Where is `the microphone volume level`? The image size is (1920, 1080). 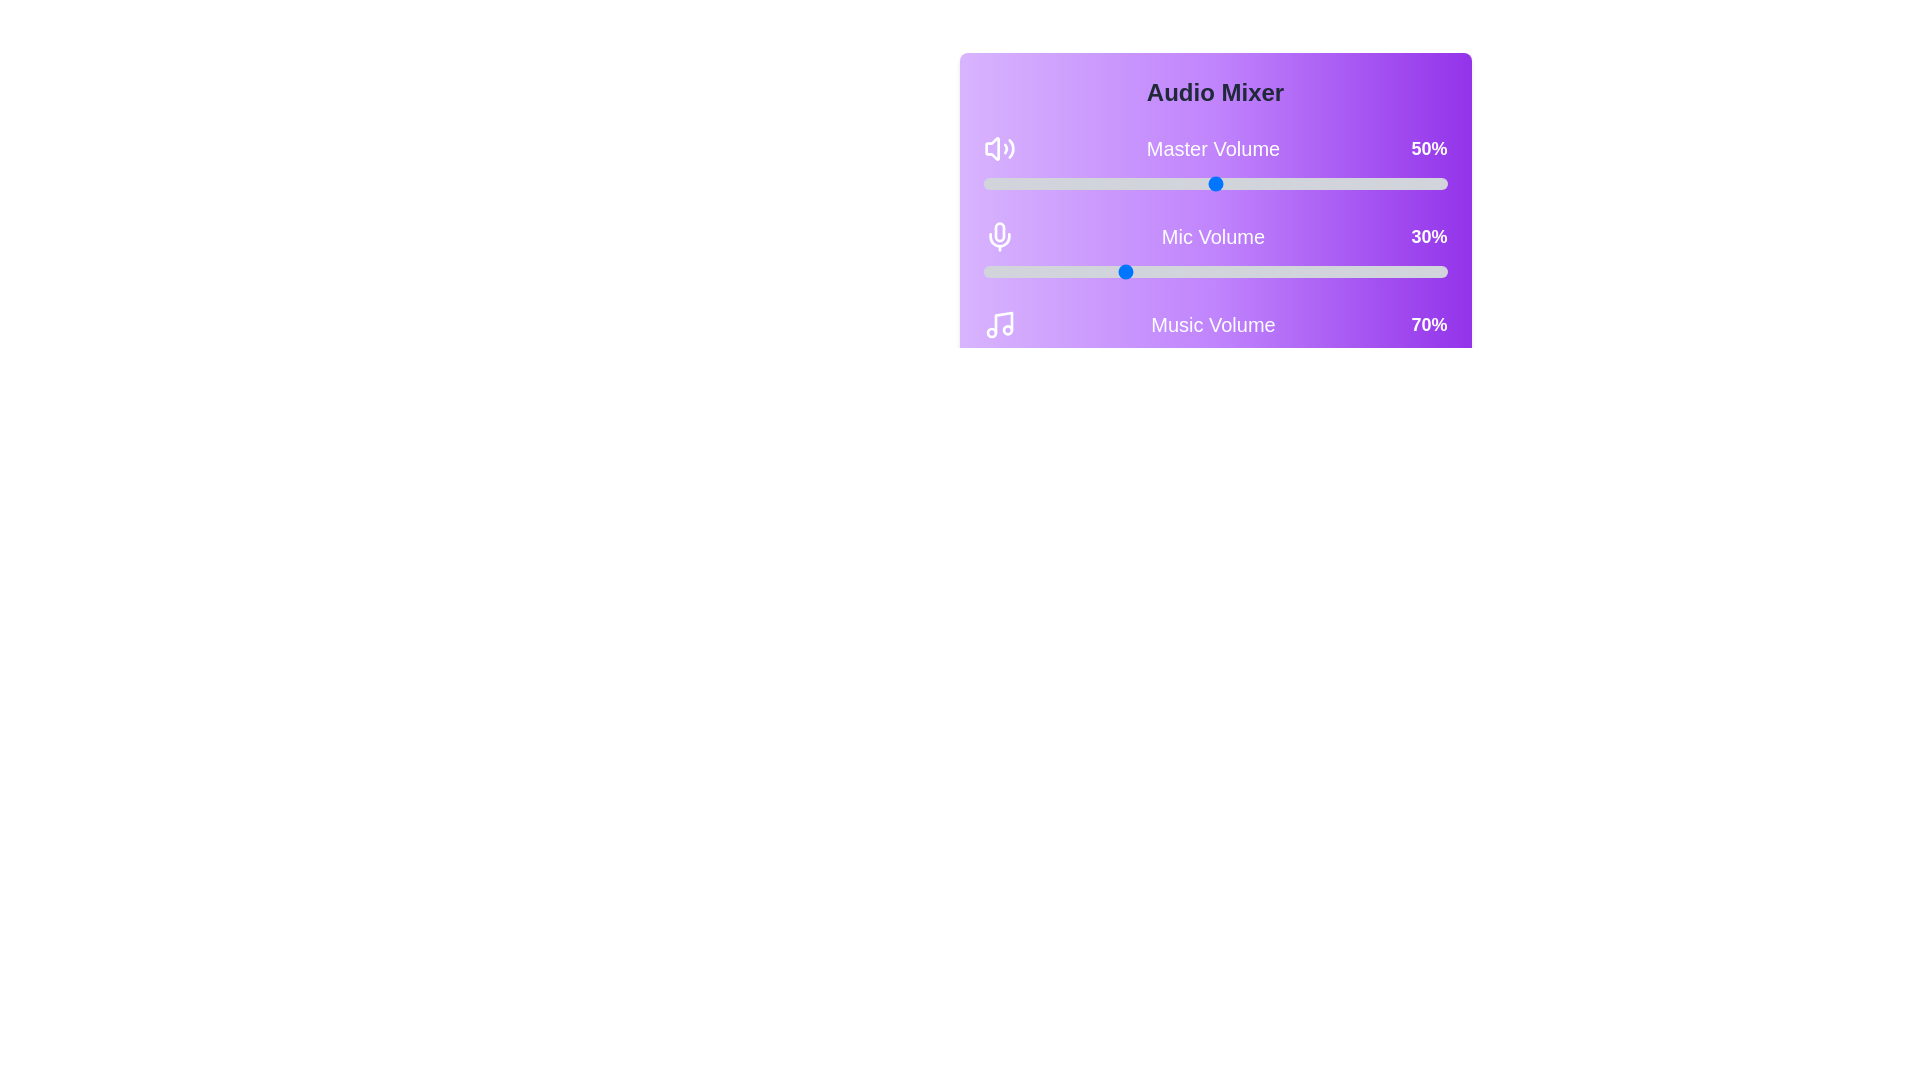 the microphone volume level is located at coordinates (1029, 272).